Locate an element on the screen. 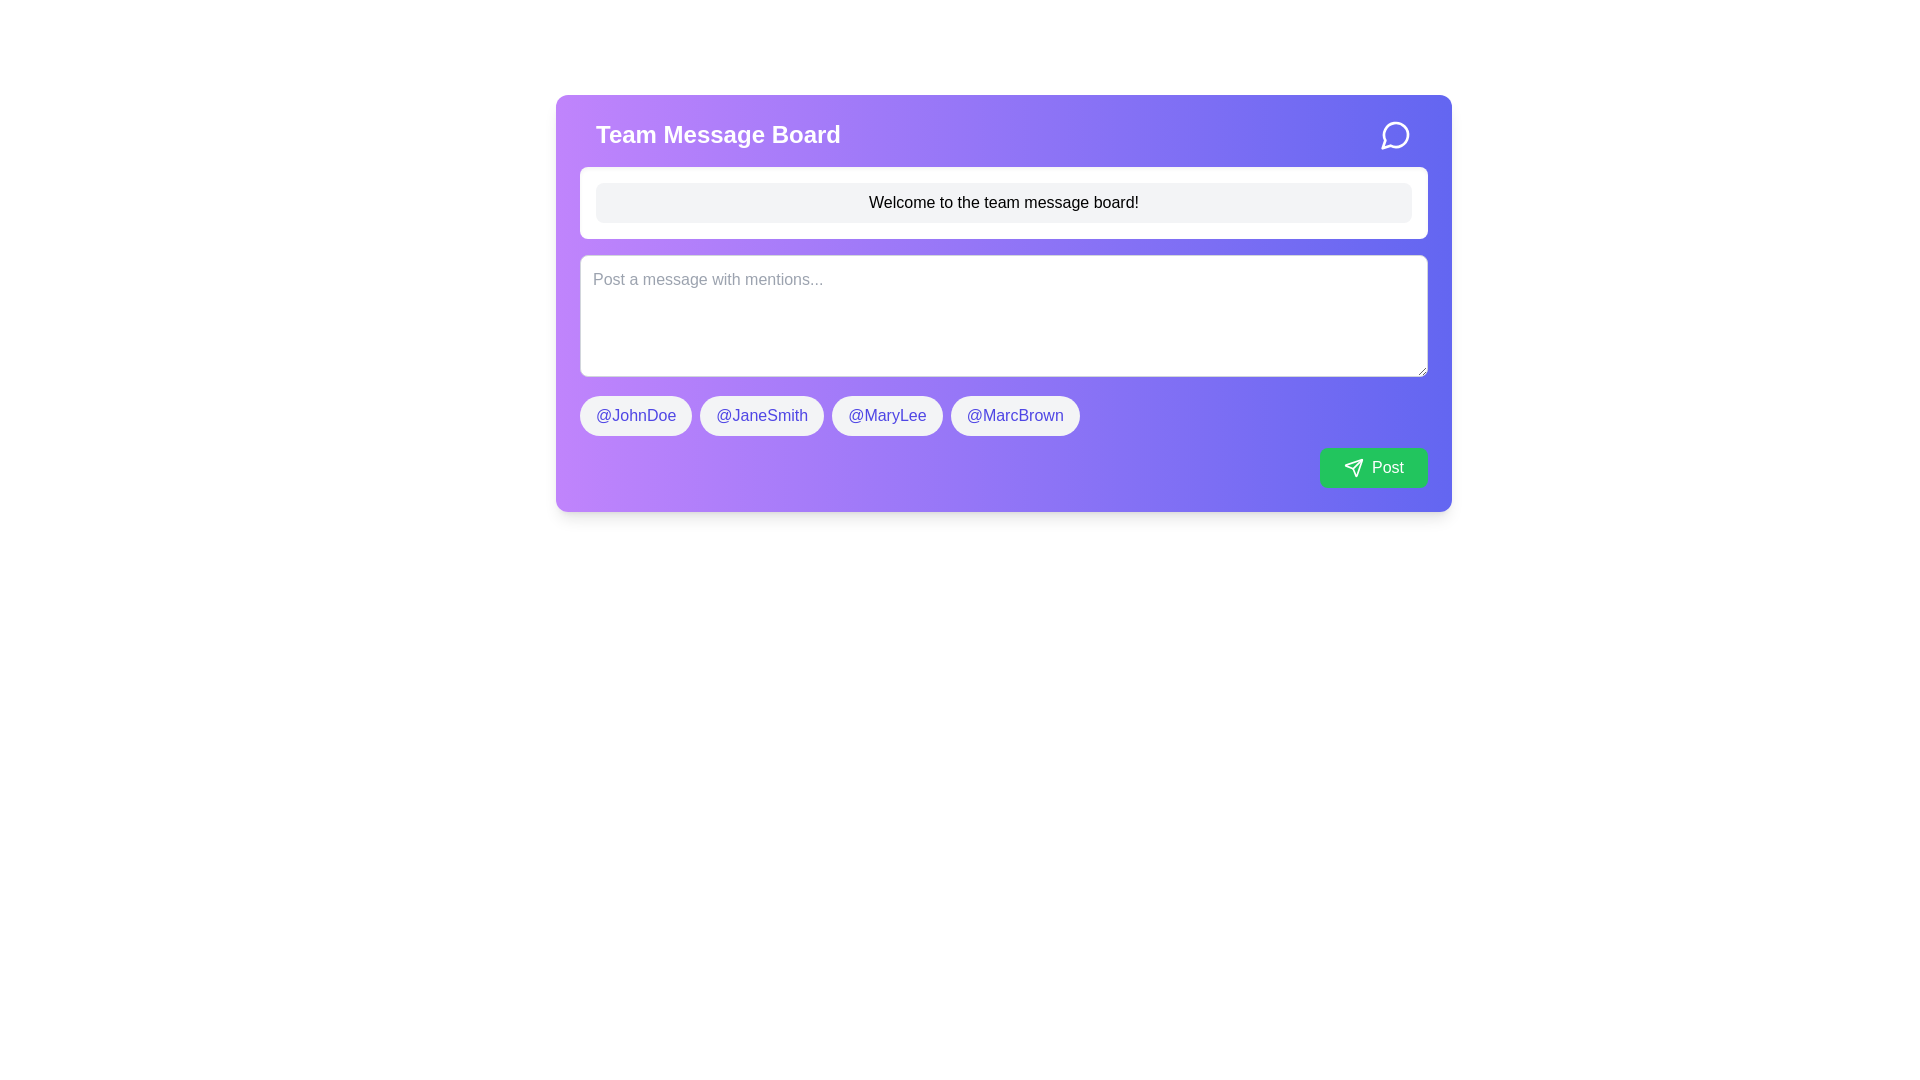  the interactive badge labeled '@JohnDoe', which is the first badge in a horizontal group located below the text input field is located at coordinates (634, 415).